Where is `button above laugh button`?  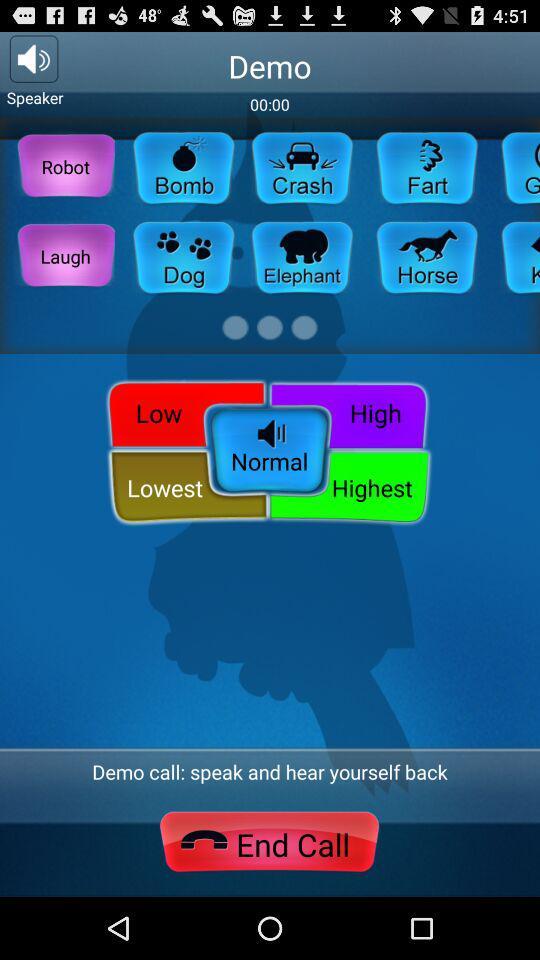 button above laugh button is located at coordinates (65, 165).